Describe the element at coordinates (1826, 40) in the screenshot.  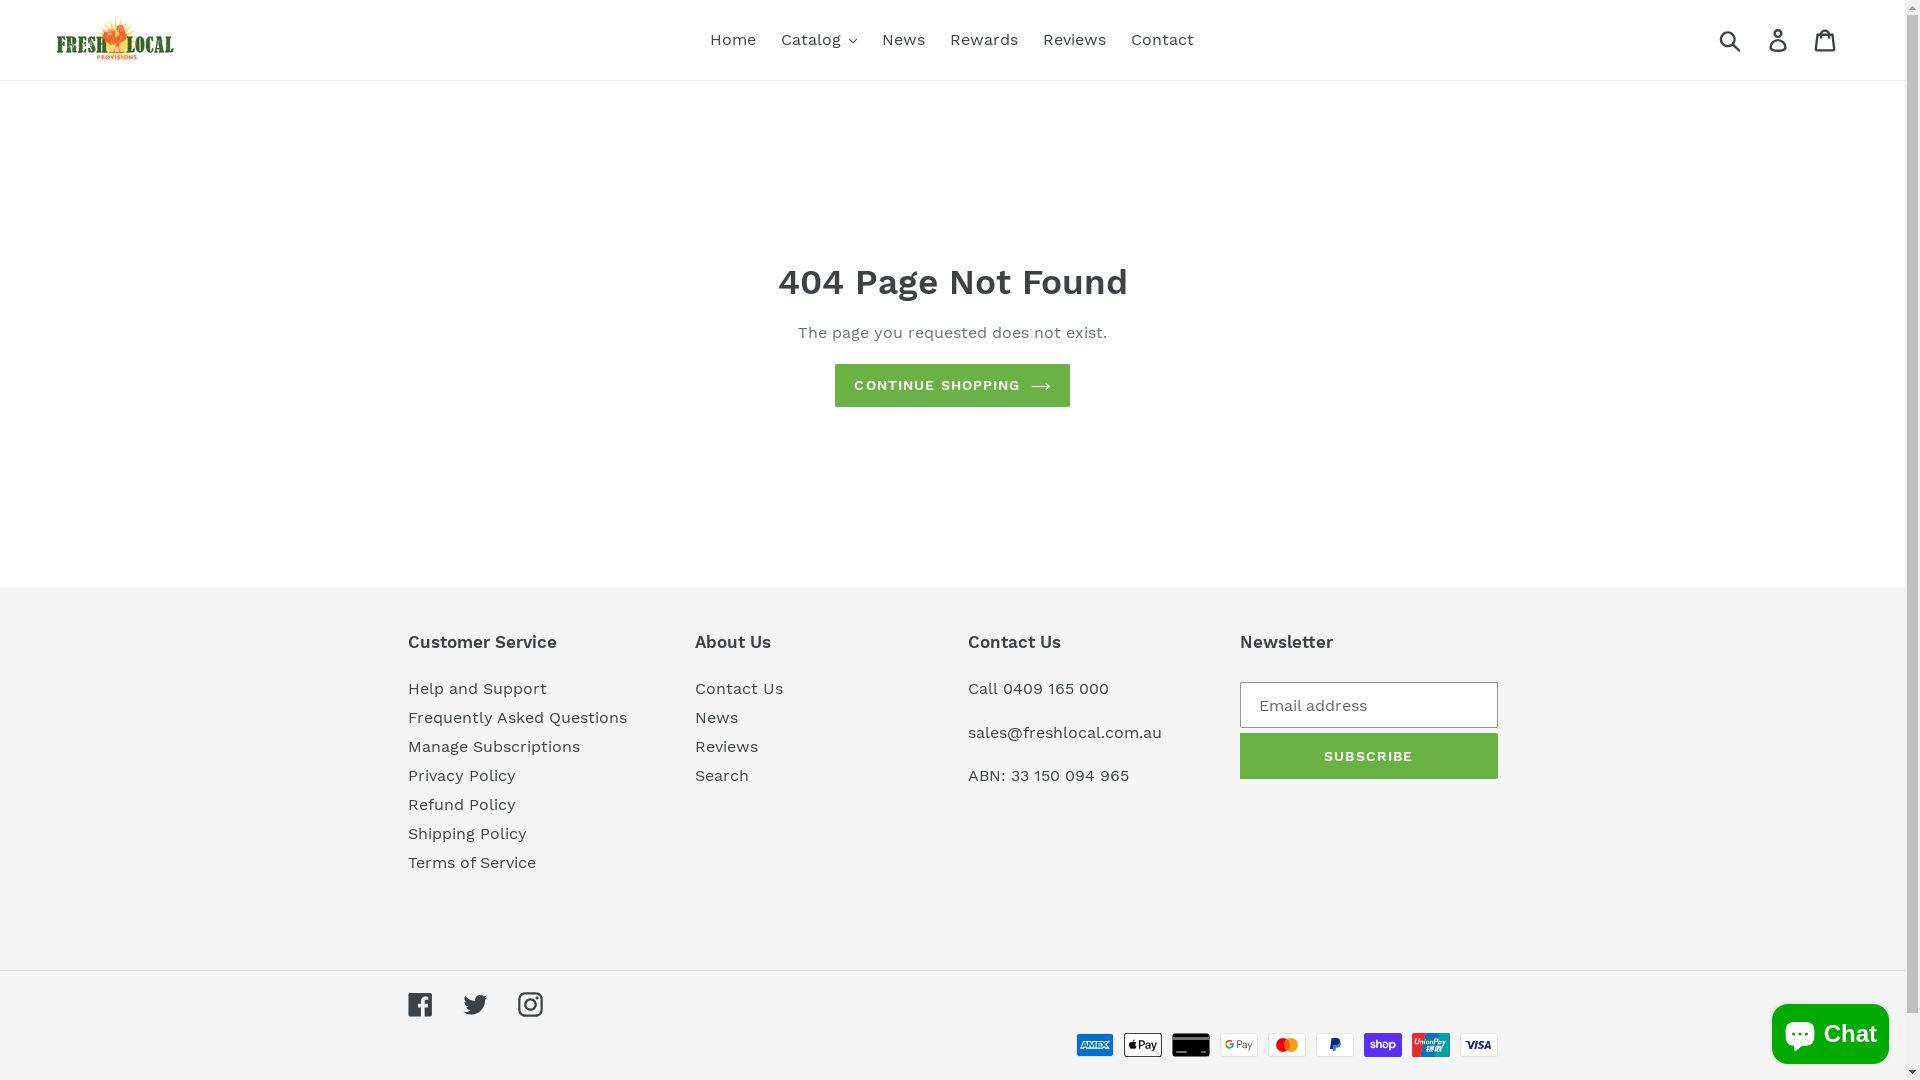
I see `'Cart'` at that location.